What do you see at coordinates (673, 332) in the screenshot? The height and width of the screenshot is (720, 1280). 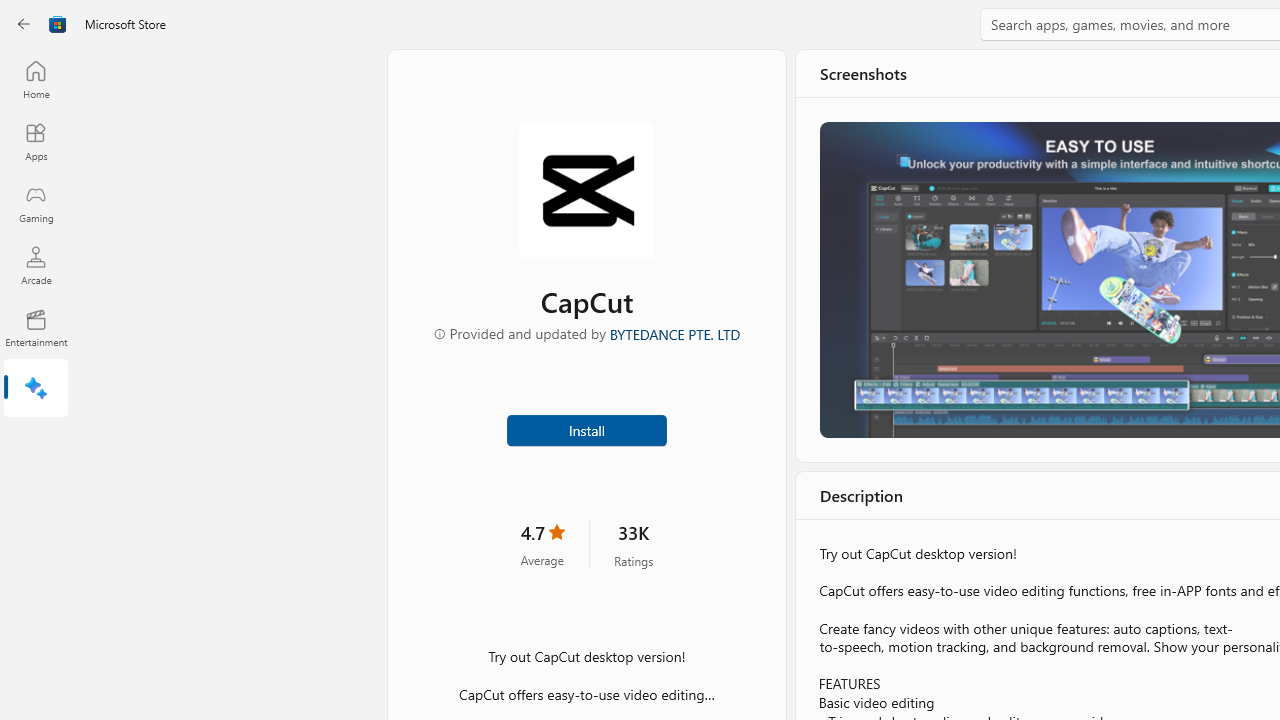 I see `'BYTEDANCE PTE. LTD'` at bounding box center [673, 332].